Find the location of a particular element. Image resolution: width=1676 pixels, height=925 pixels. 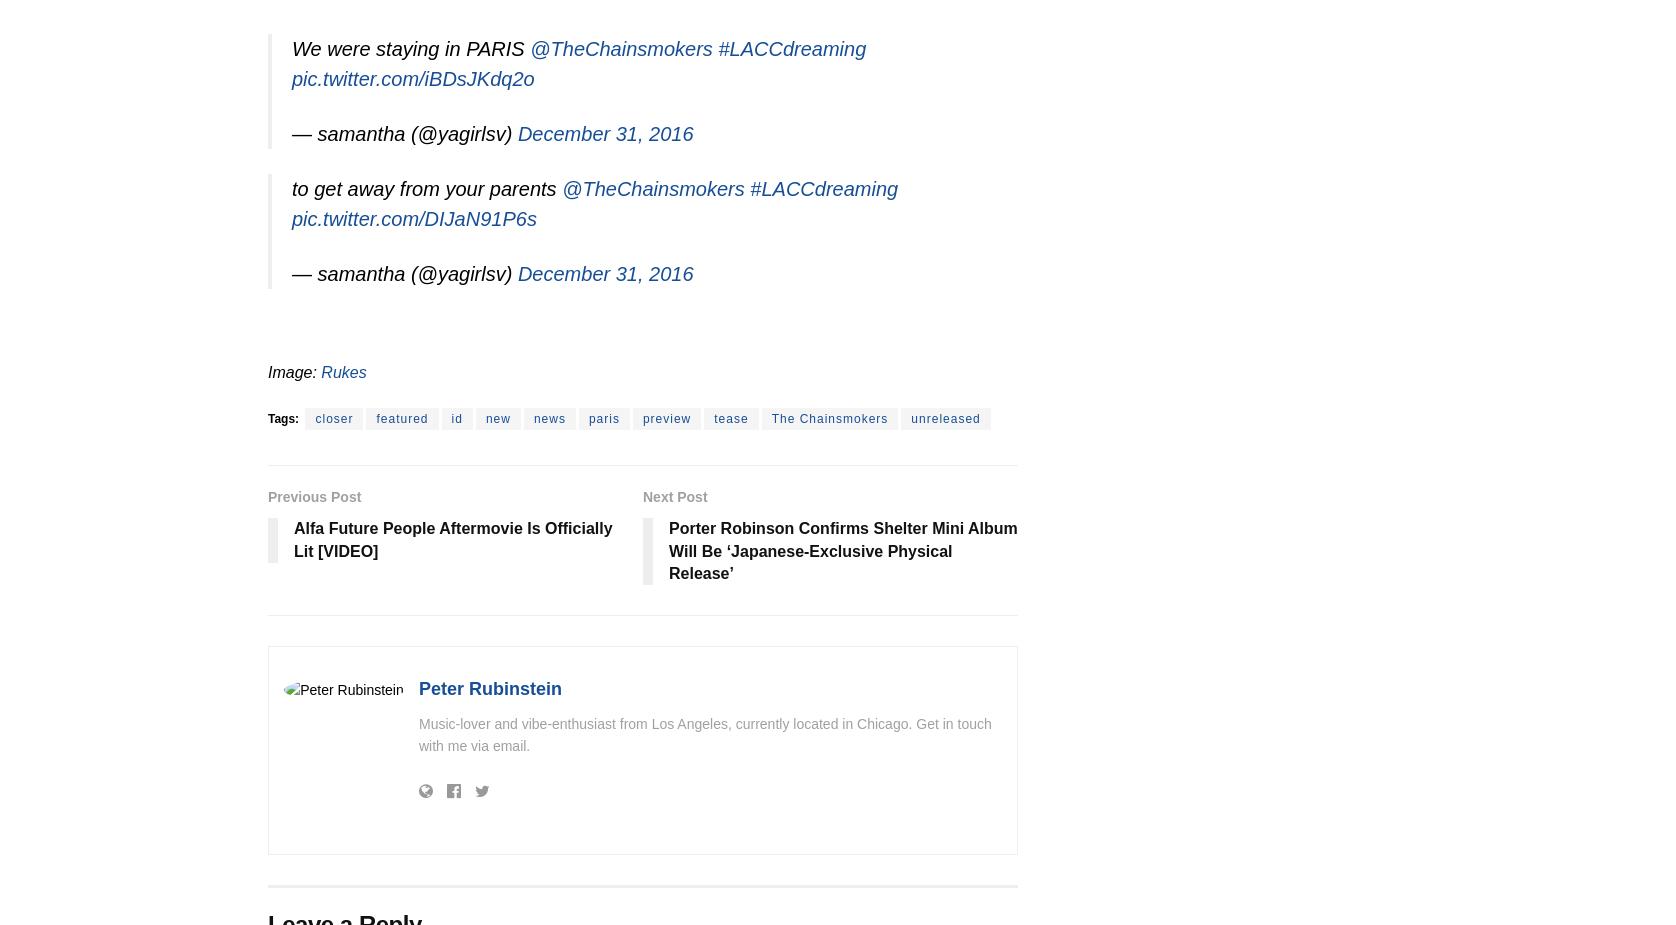

'Previous Post' is located at coordinates (313, 495).